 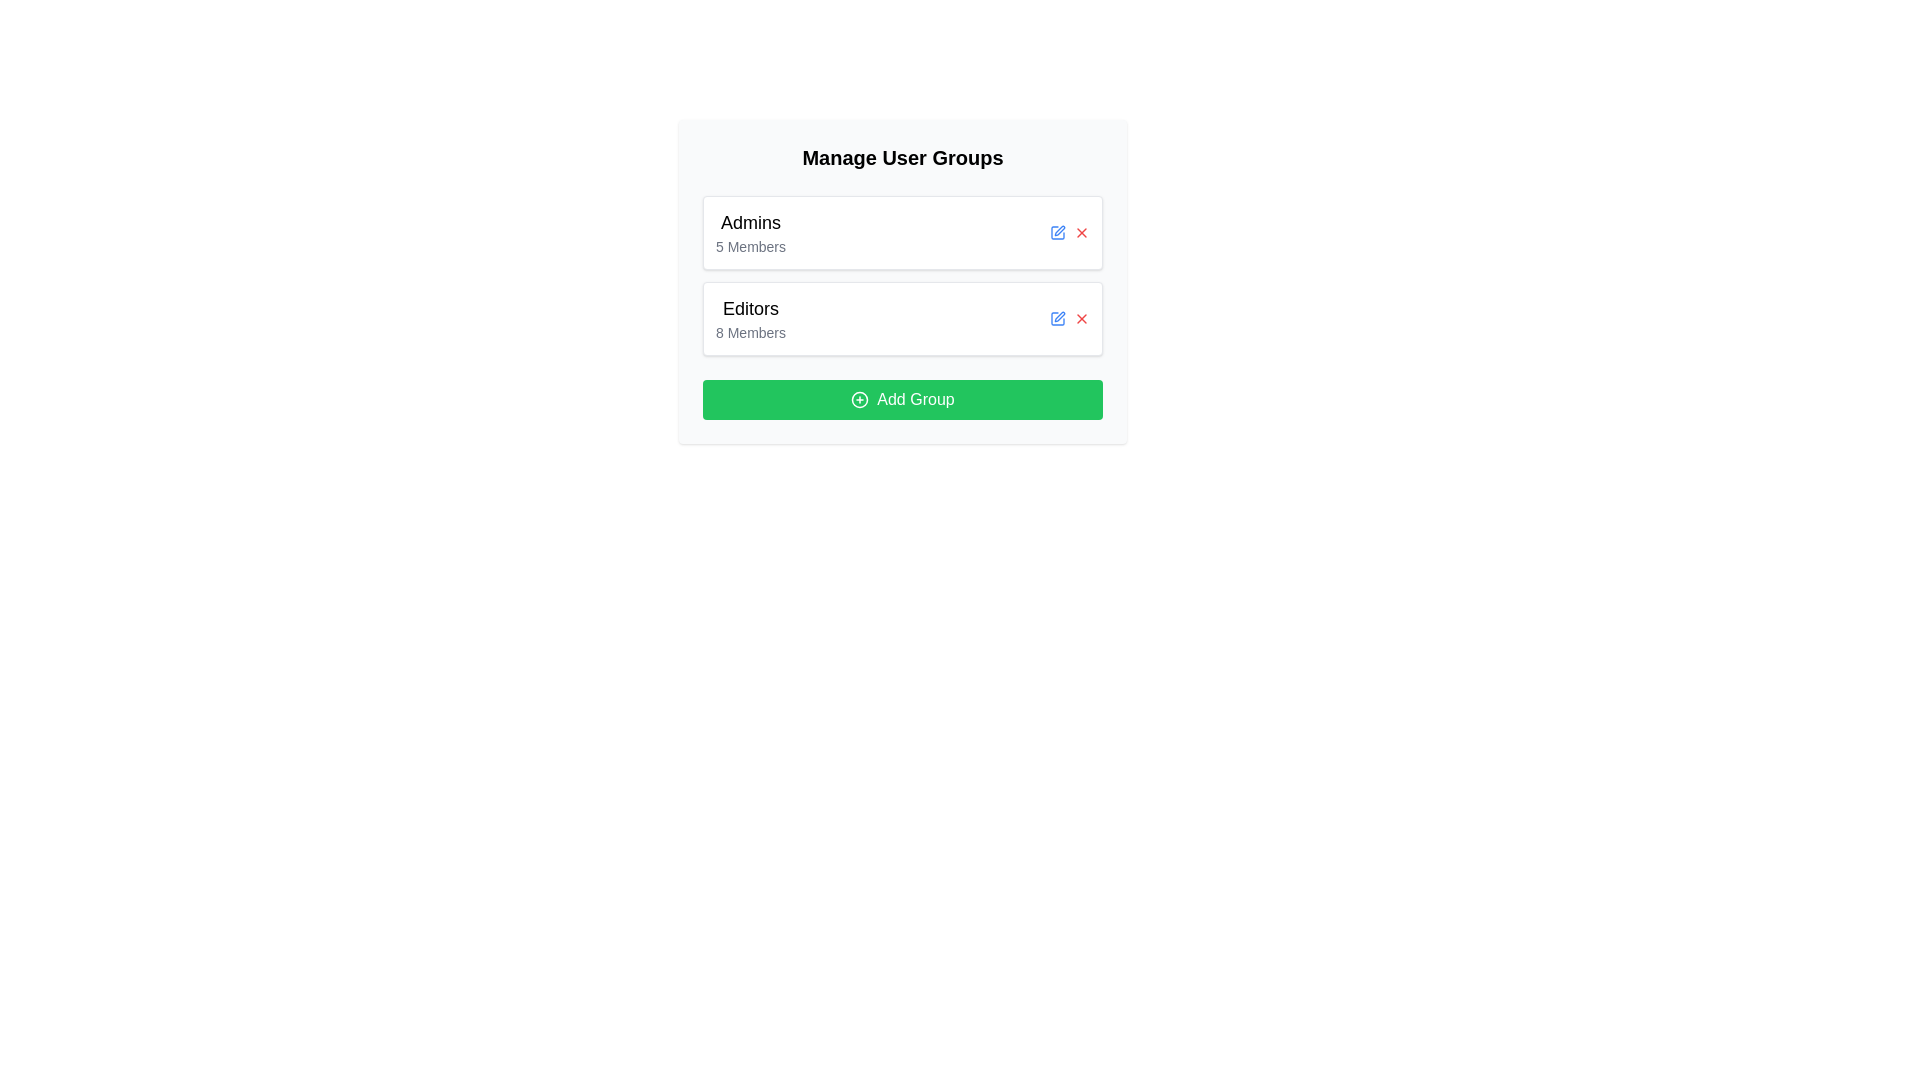 I want to click on the static text label displaying '5 Members', which is located directly below the 'Admins' header and provides descriptive information about the group, so click(x=750, y=245).